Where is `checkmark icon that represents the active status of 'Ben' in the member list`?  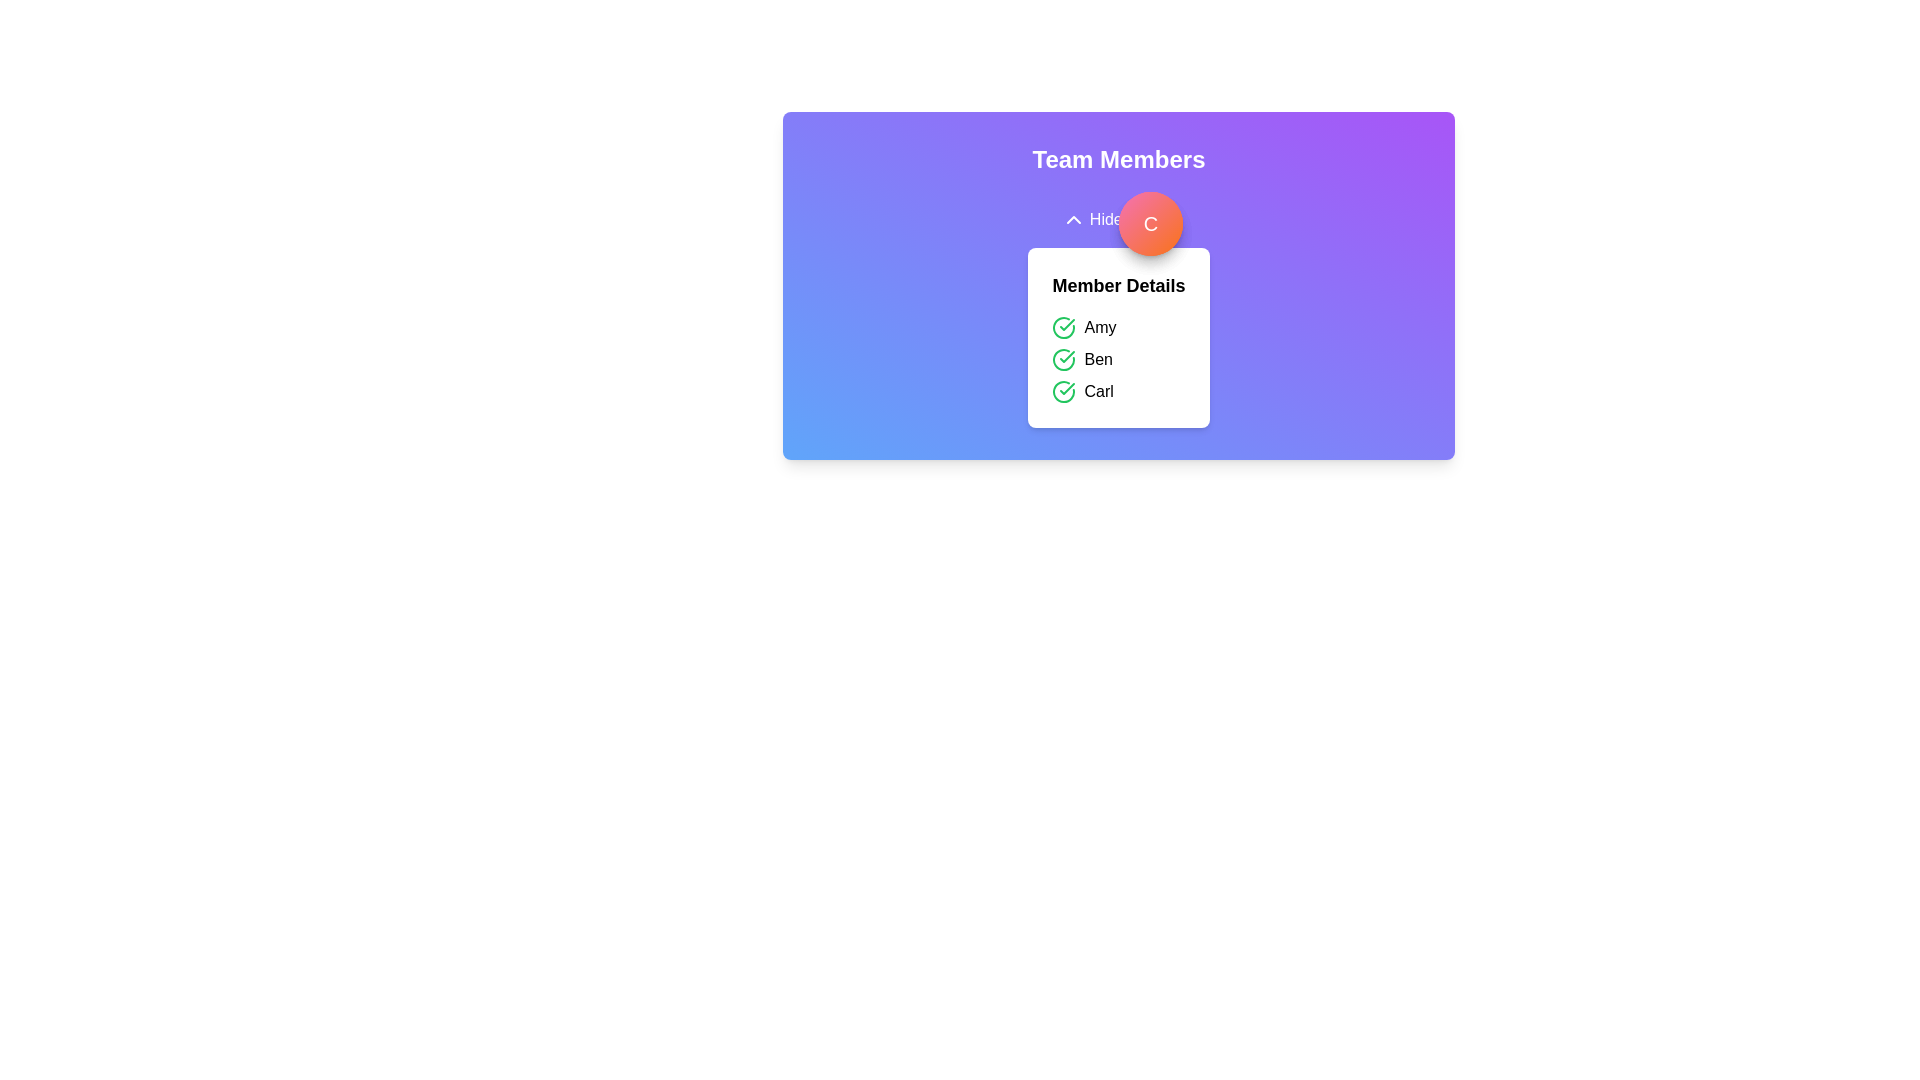
checkmark icon that represents the active status of 'Ben' in the member list is located at coordinates (1066, 356).